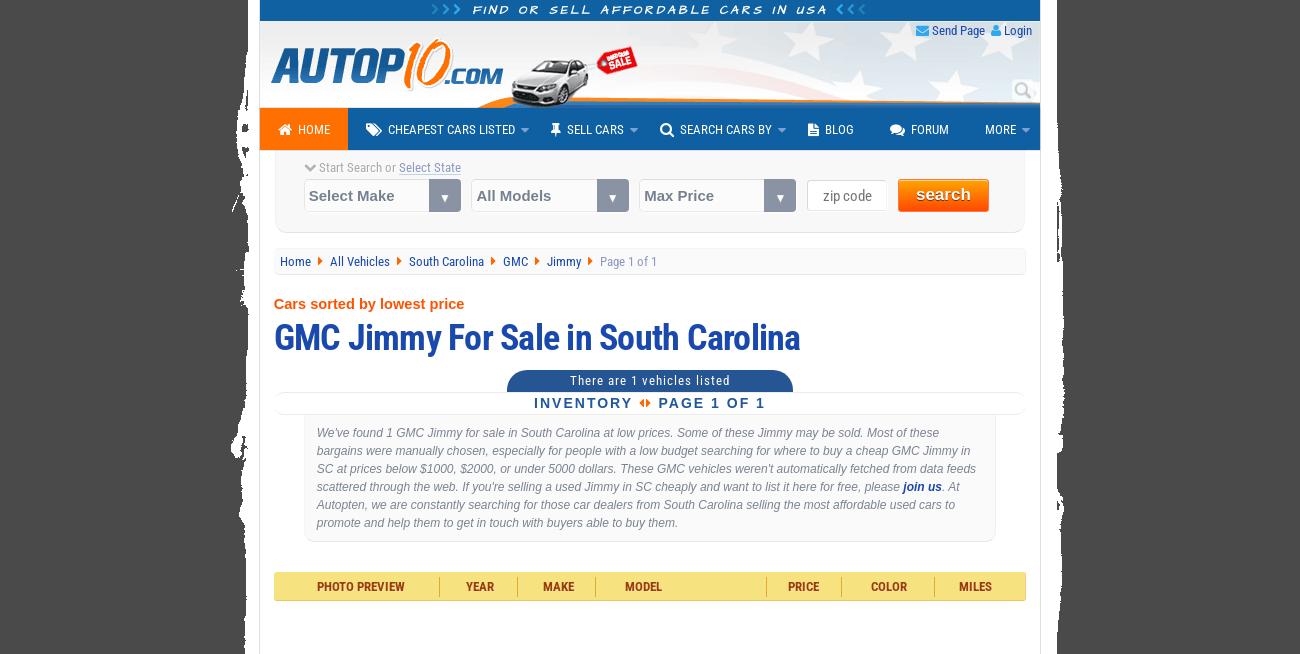 The width and height of the screenshot is (1300, 654). What do you see at coordinates (429, 166) in the screenshot?
I see `'Select State'` at bounding box center [429, 166].